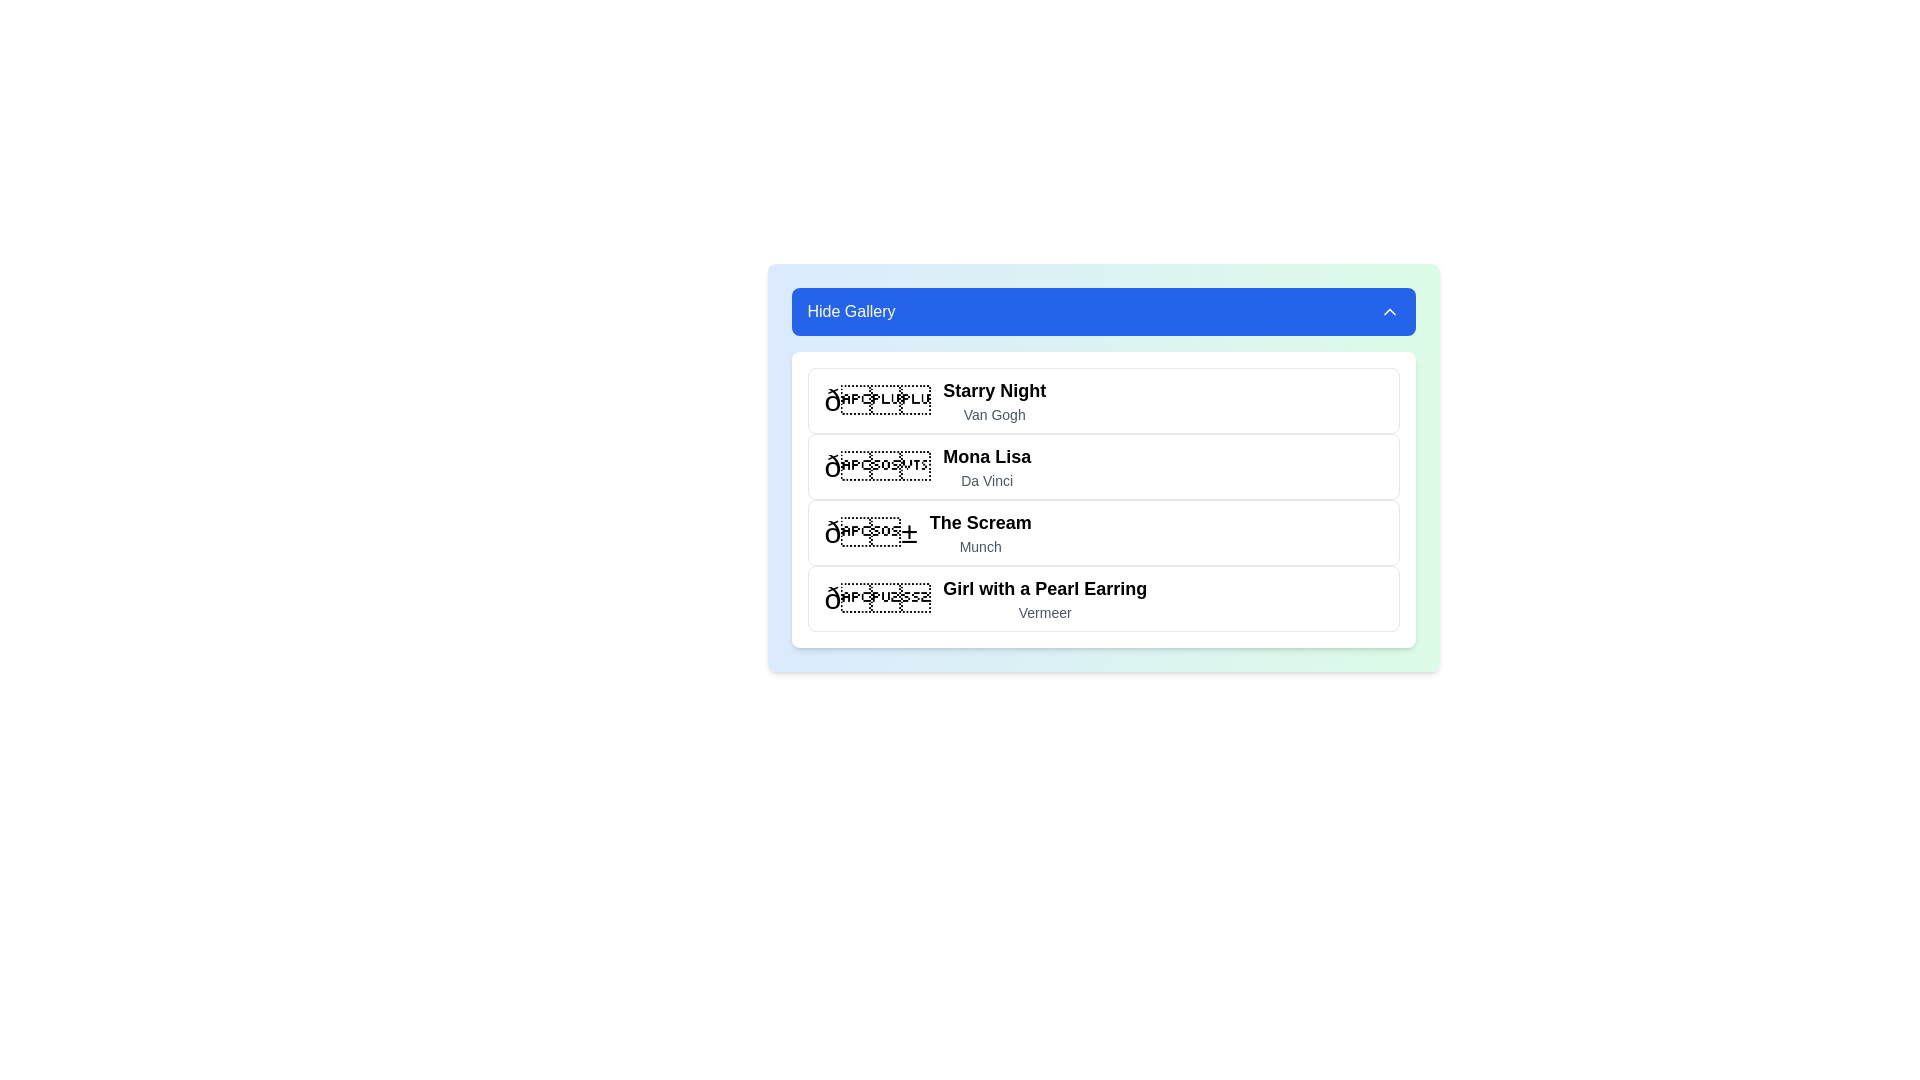  What do you see at coordinates (994, 401) in the screenshot?
I see `the text block displaying the name and creator of the artwork 'Starry Night', located immediately to the right of a globe emoji icon in the first gallery item` at bounding box center [994, 401].